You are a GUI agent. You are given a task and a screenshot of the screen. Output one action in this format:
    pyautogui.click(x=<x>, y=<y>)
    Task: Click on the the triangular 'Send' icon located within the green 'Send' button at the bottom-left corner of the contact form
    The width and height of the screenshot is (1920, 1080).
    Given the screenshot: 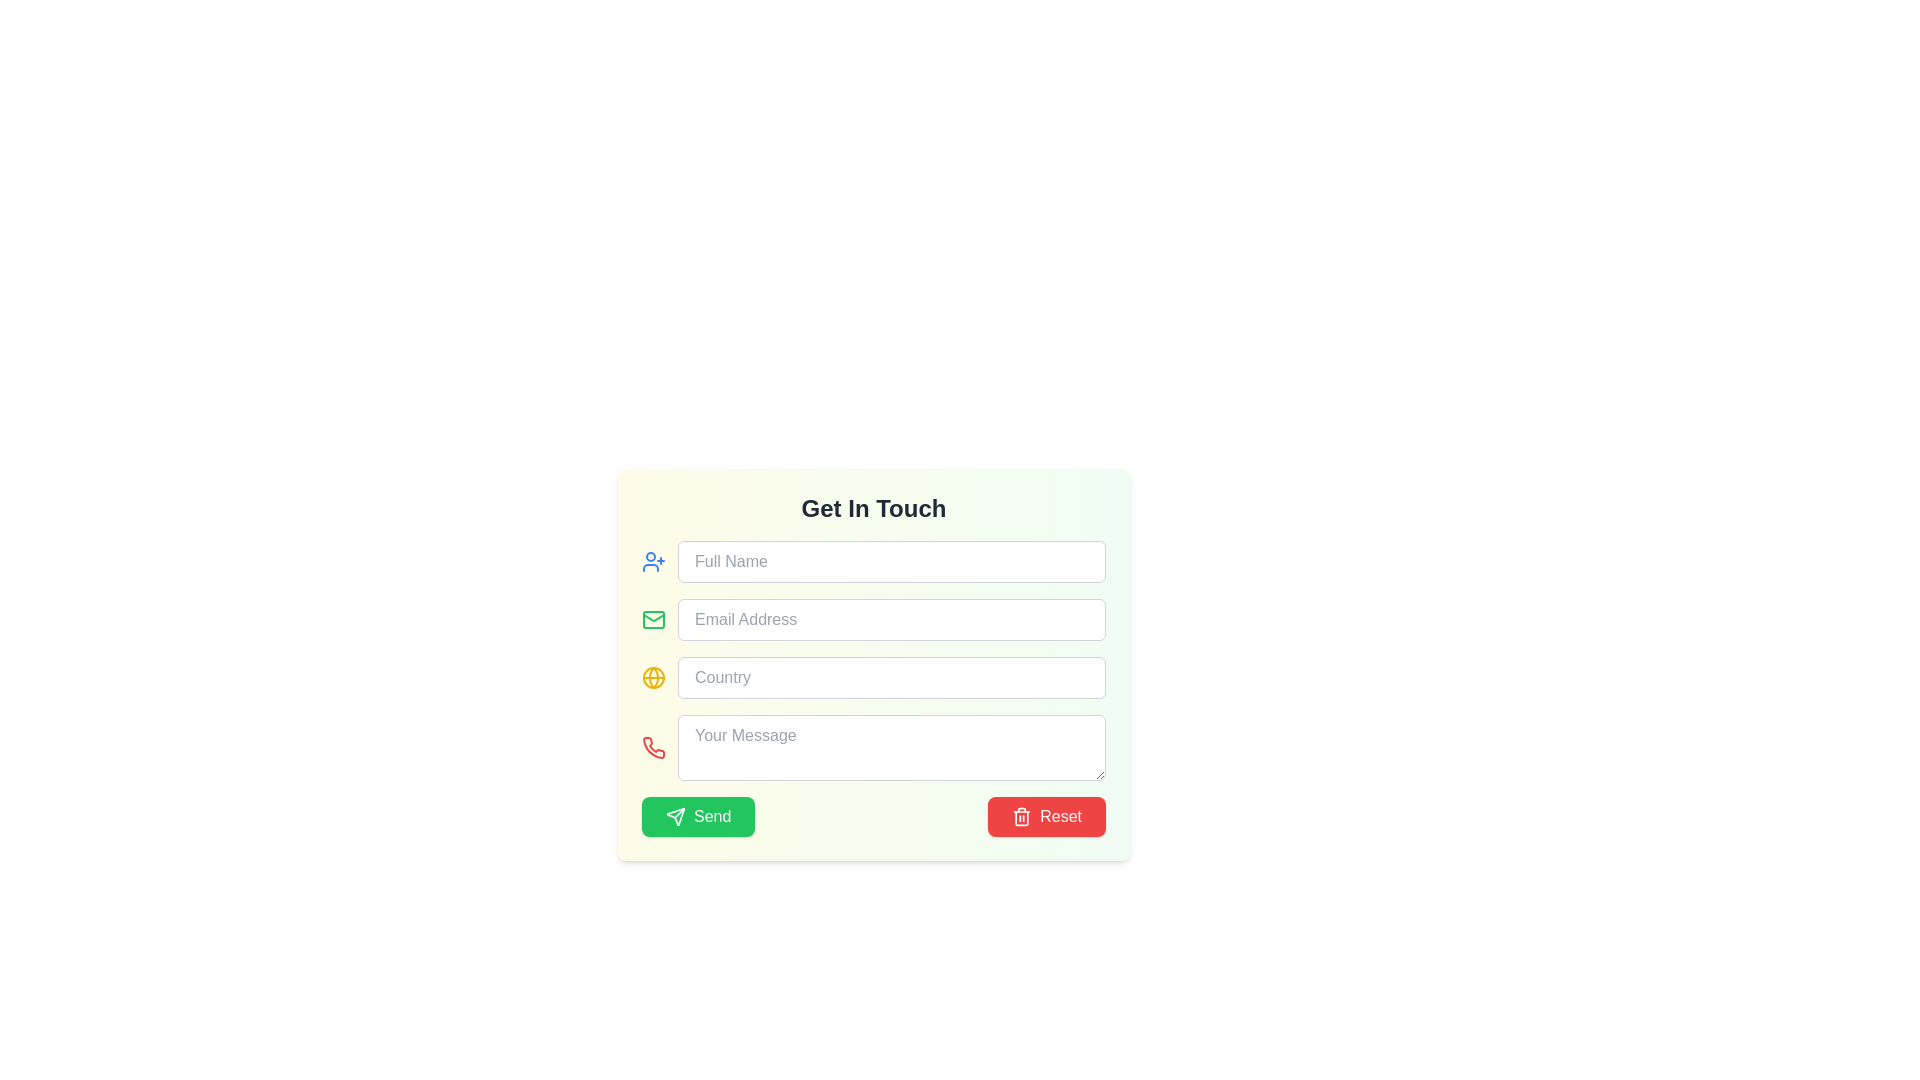 What is the action you would take?
    pyautogui.click(x=676, y=817)
    